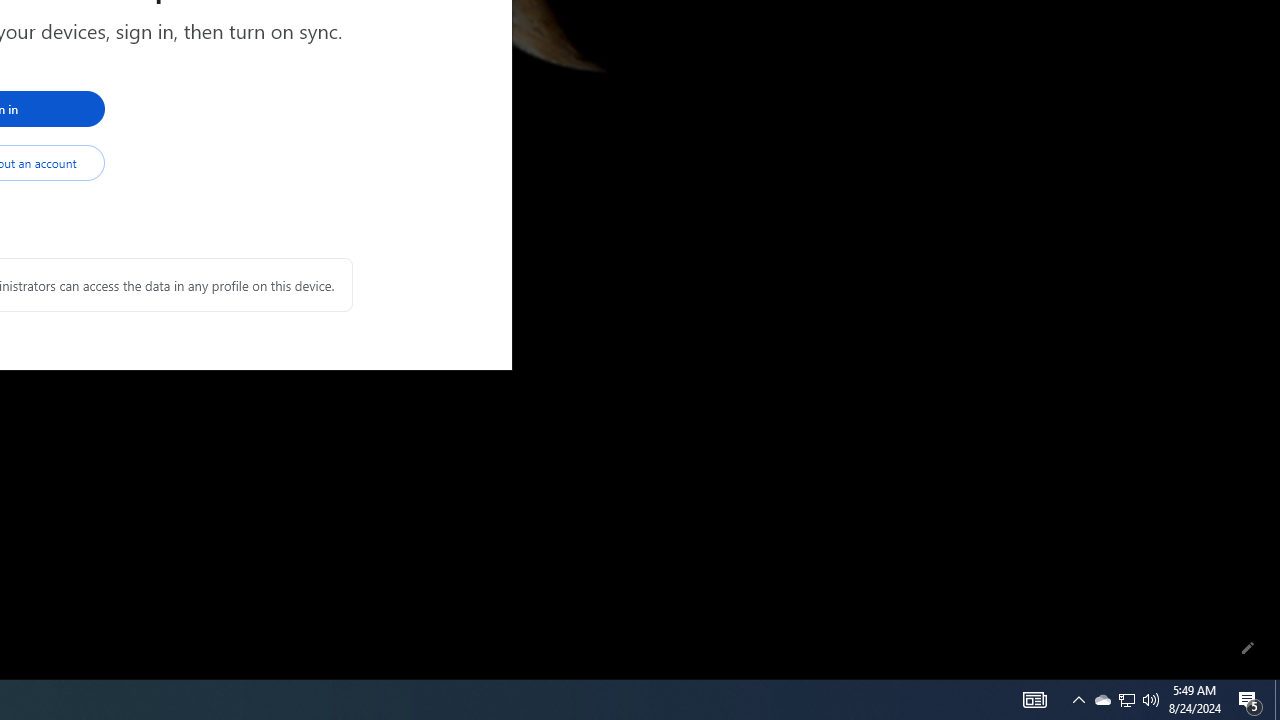 Image resolution: width=1280 pixels, height=720 pixels. What do you see at coordinates (1250, 698) in the screenshot?
I see `'Action Center, 5 new notifications'` at bounding box center [1250, 698].